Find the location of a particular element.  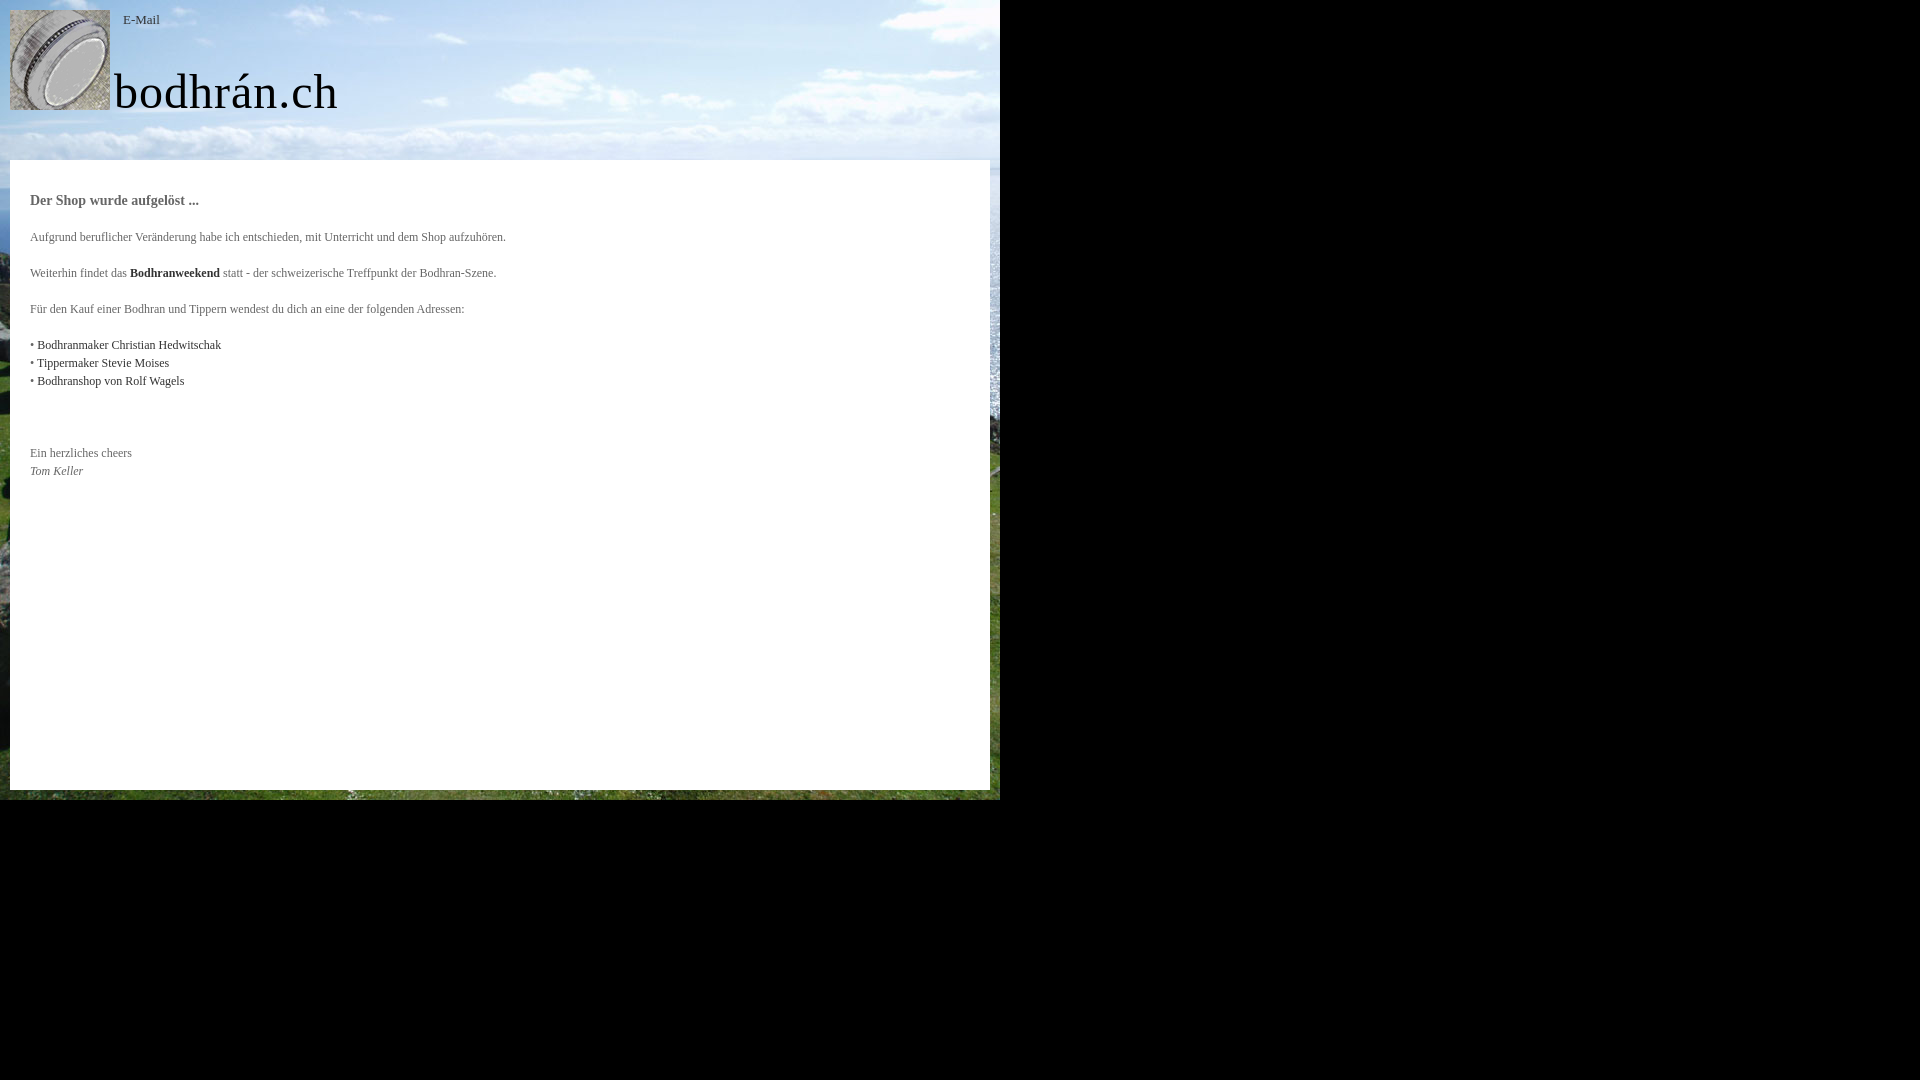

'Tippermaker Stevie Moises' is located at coordinates (101, 362).